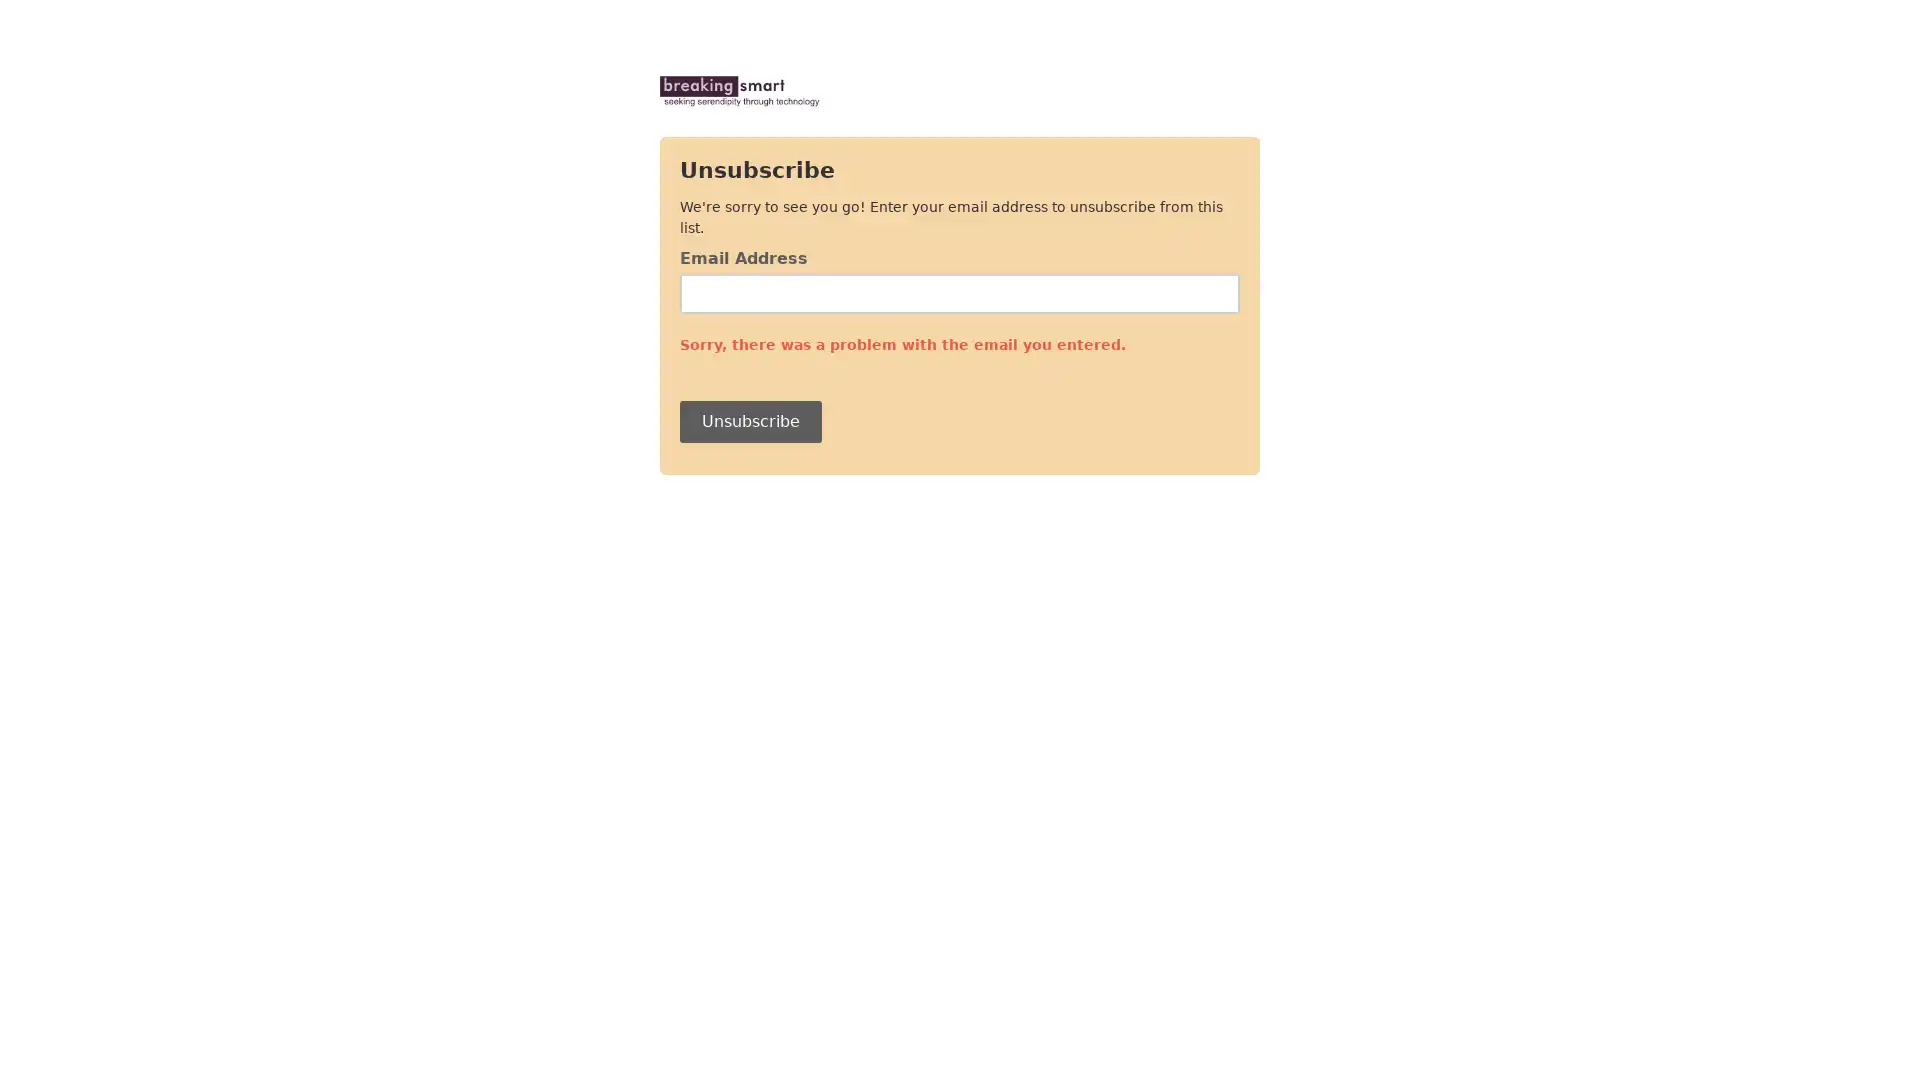  Describe the element at coordinates (749, 419) in the screenshot. I see `Unsubscribe` at that location.